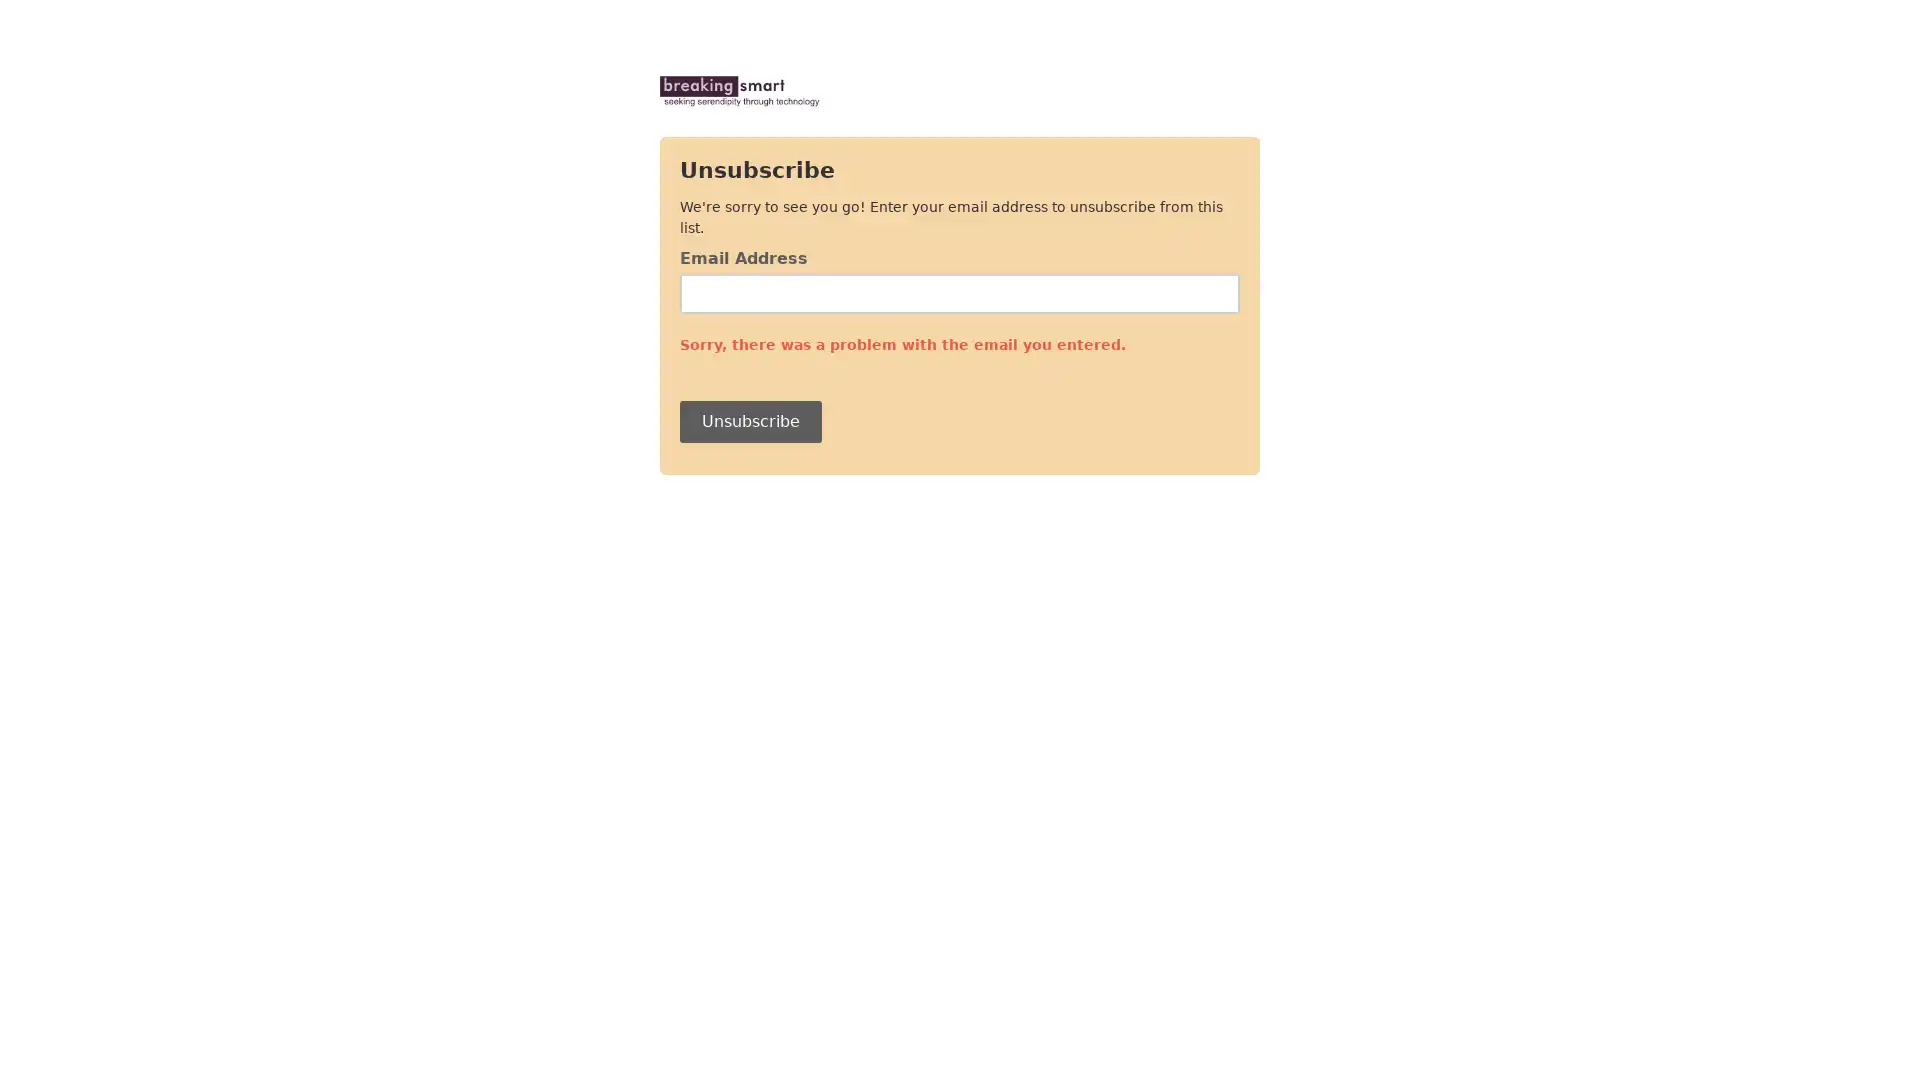  Describe the element at coordinates (749, 419) in the screenshot. I see `Unsubscribe` at that location.